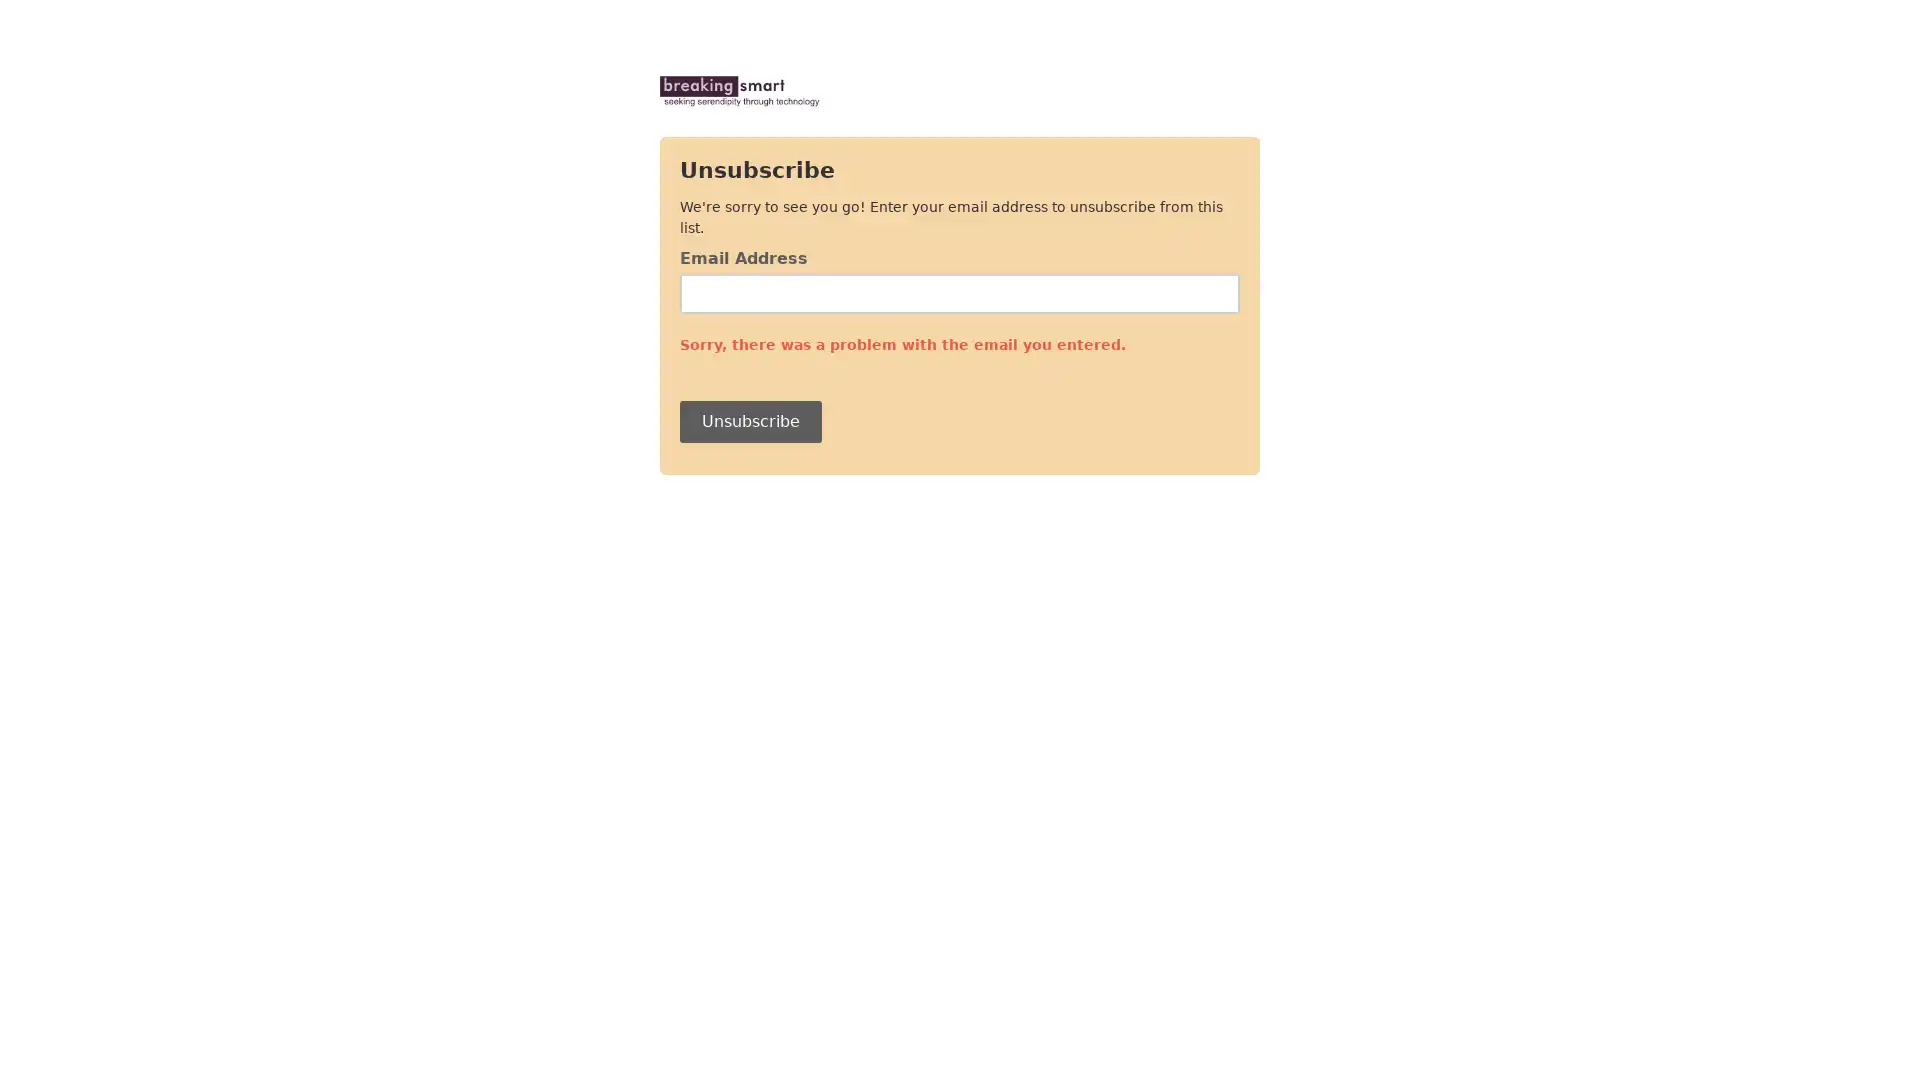  Describe the element at coordinates (749, 419) in the screenshot. I see `Unsubscribe` at that location.